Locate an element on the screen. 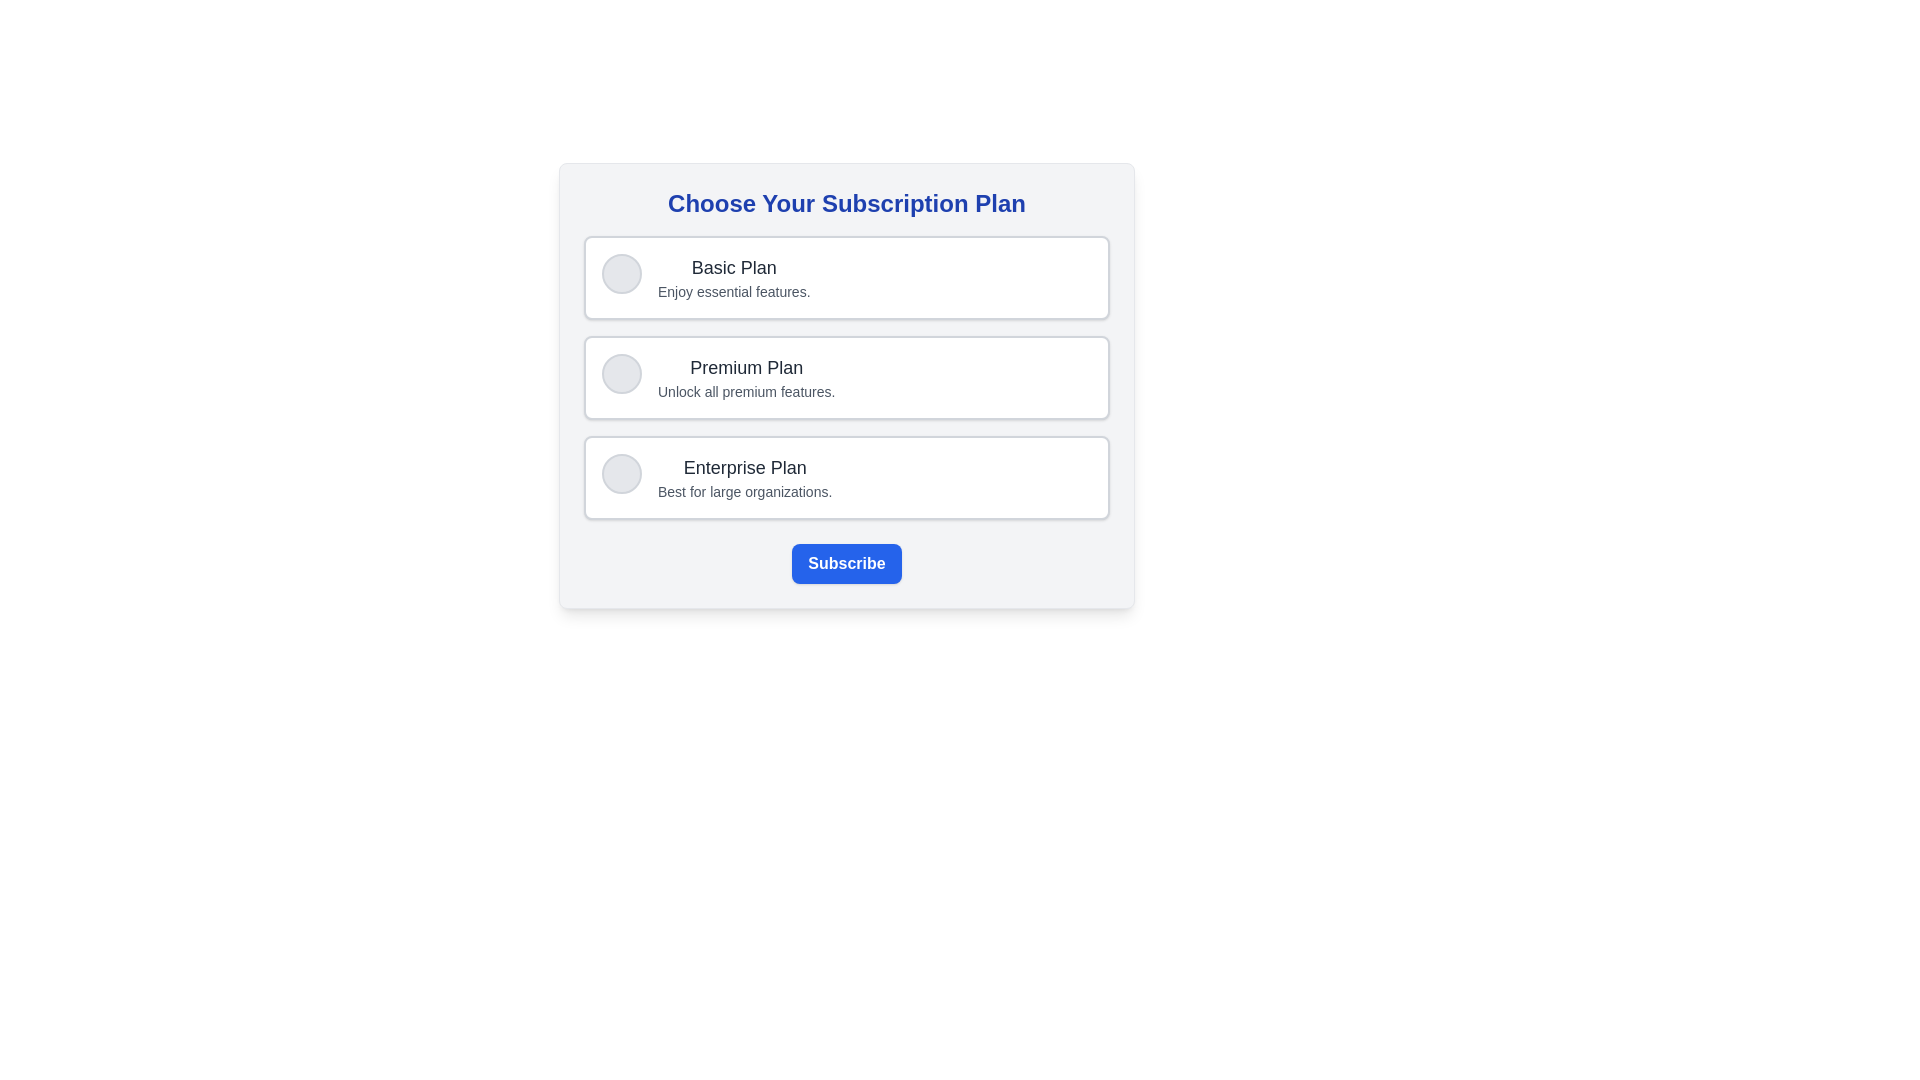 Image resolution: width=1920 pixels, height=1080 pixels. to select the 'Premium Plan' subscription card, which is the second card in a vertical list of subscription options, featuring a white background and rounded corners is located at coordinates (846, 378).